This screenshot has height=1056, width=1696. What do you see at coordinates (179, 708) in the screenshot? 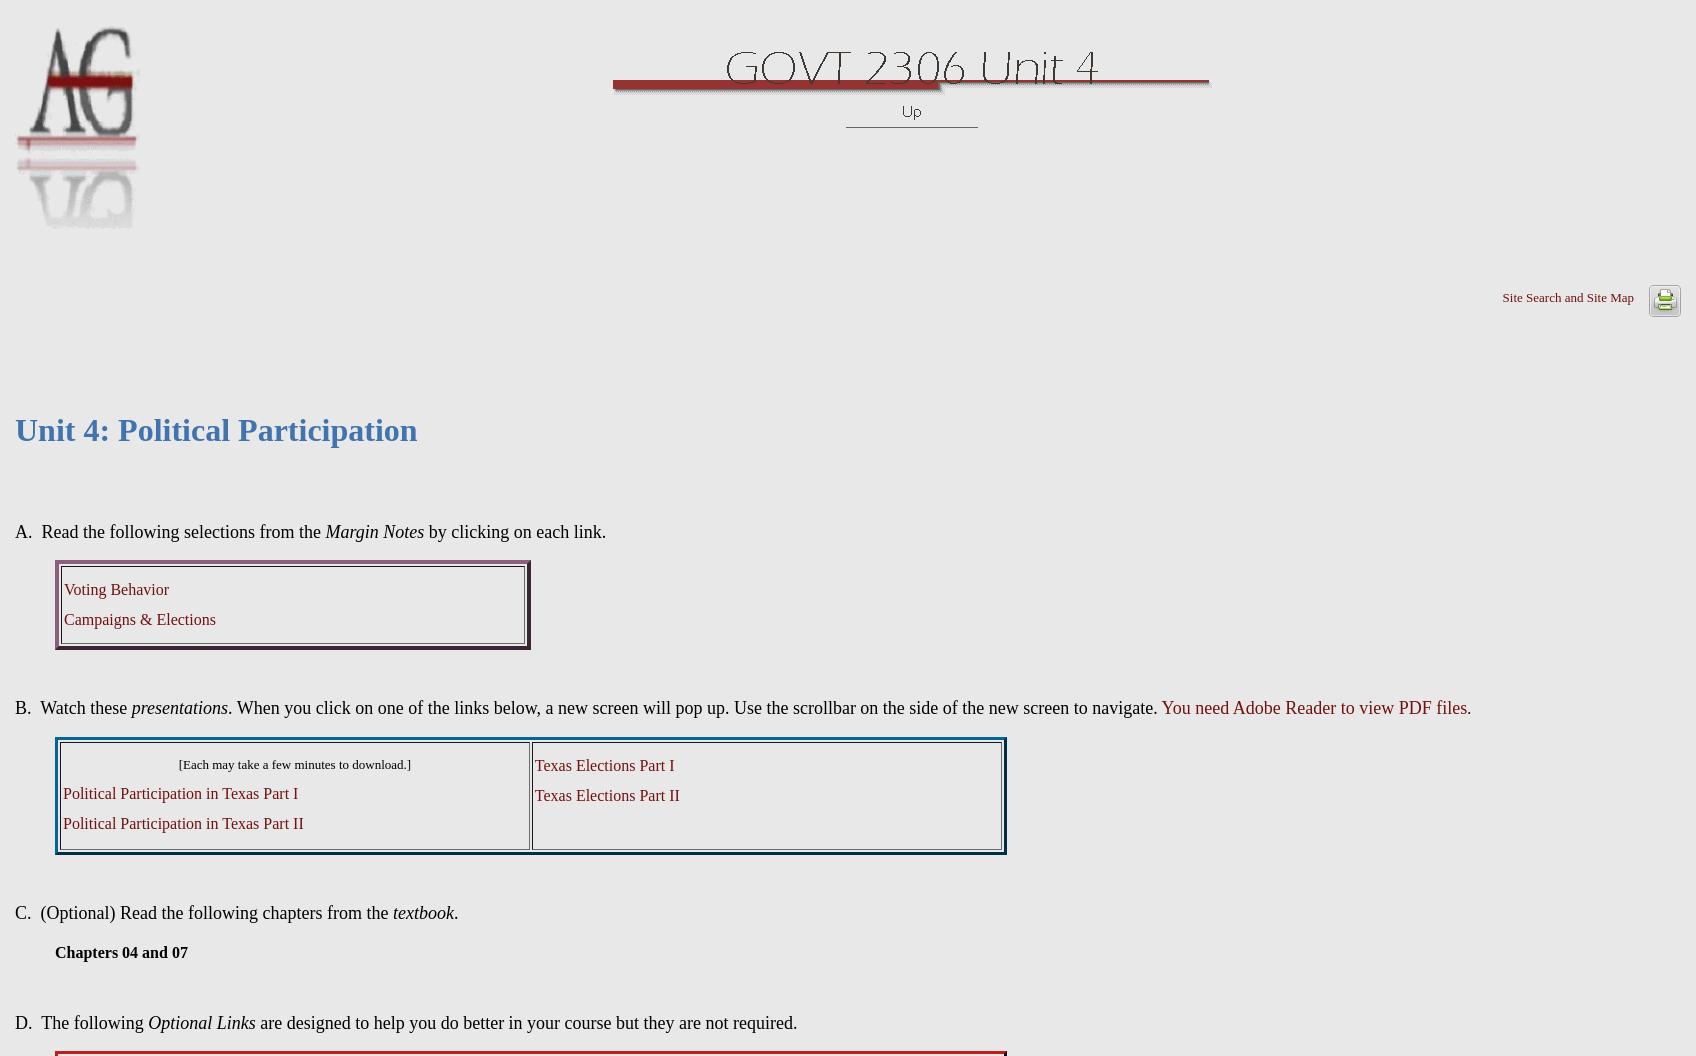
I see `'presentations'` at bounding box center [179, 708].